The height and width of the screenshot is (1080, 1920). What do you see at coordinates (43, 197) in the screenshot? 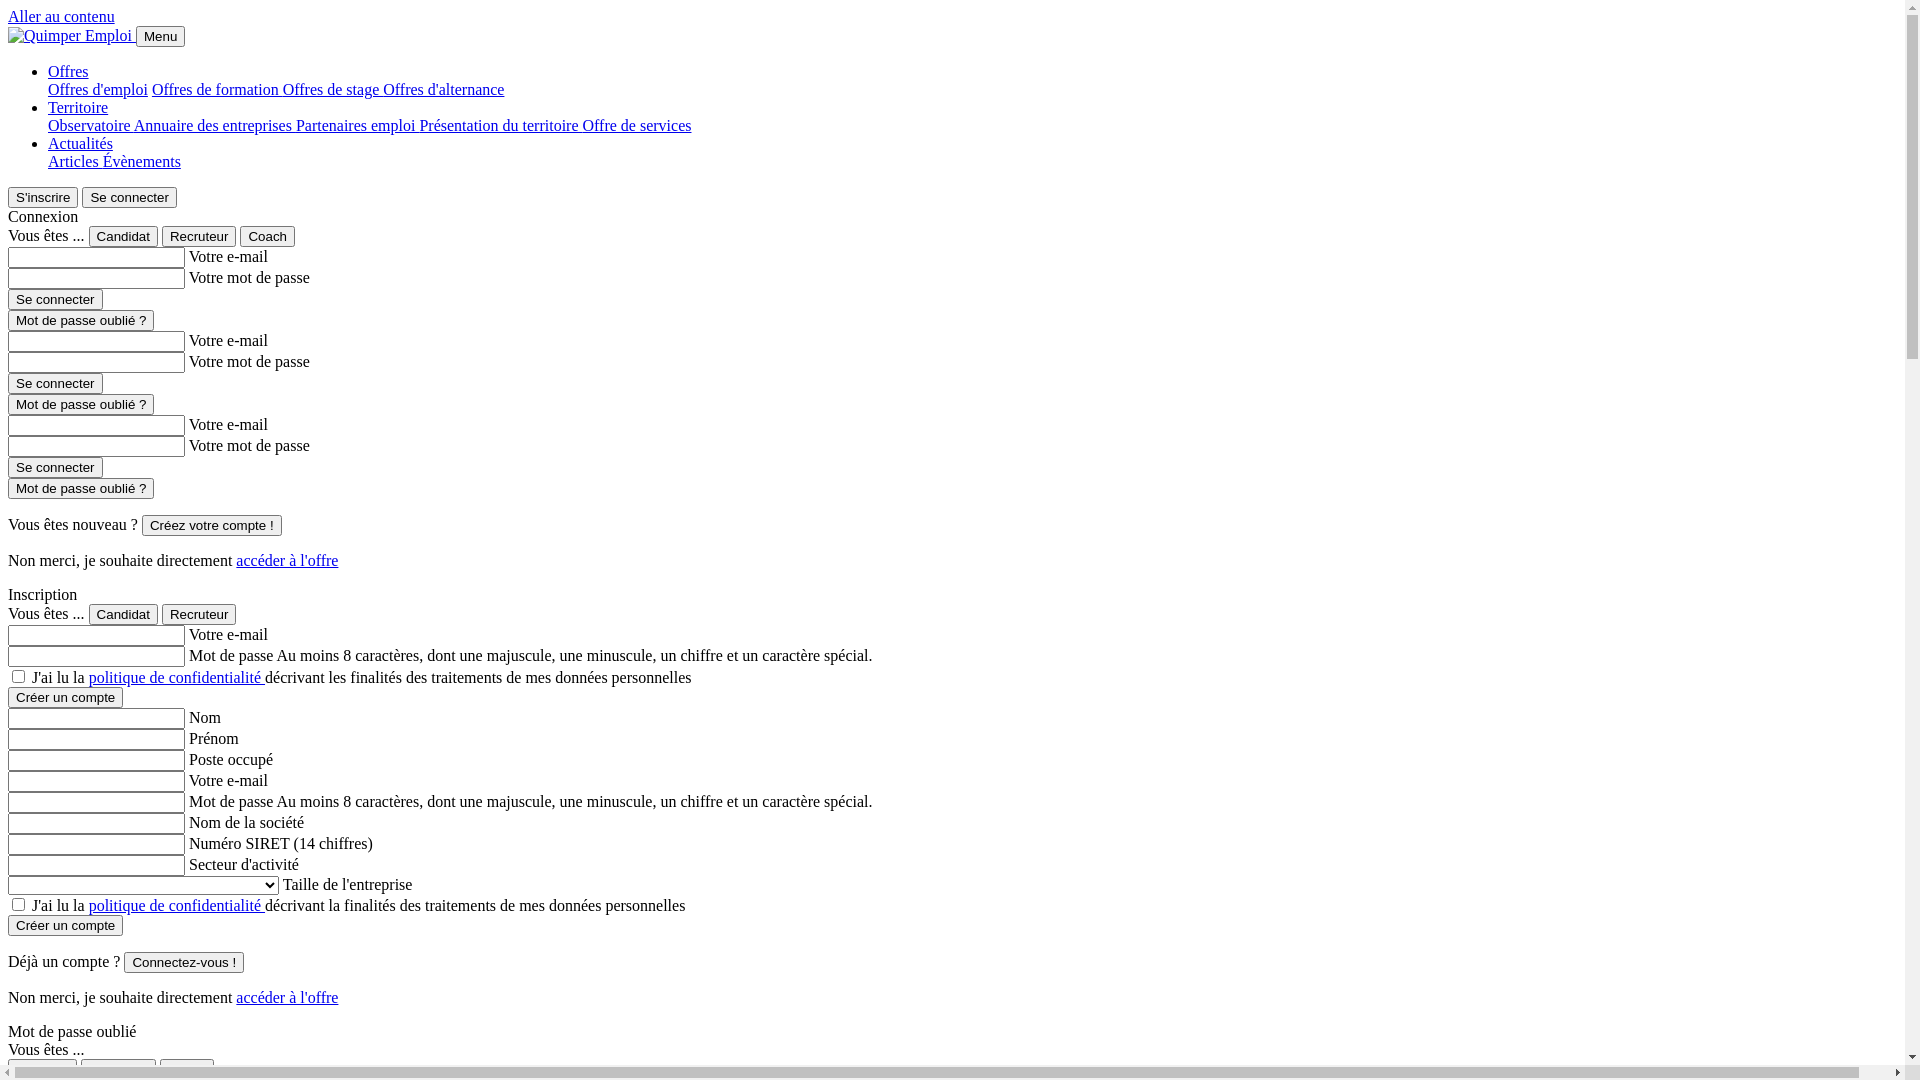
I see `'S'inscrire'` at bounding box center [43, 197].